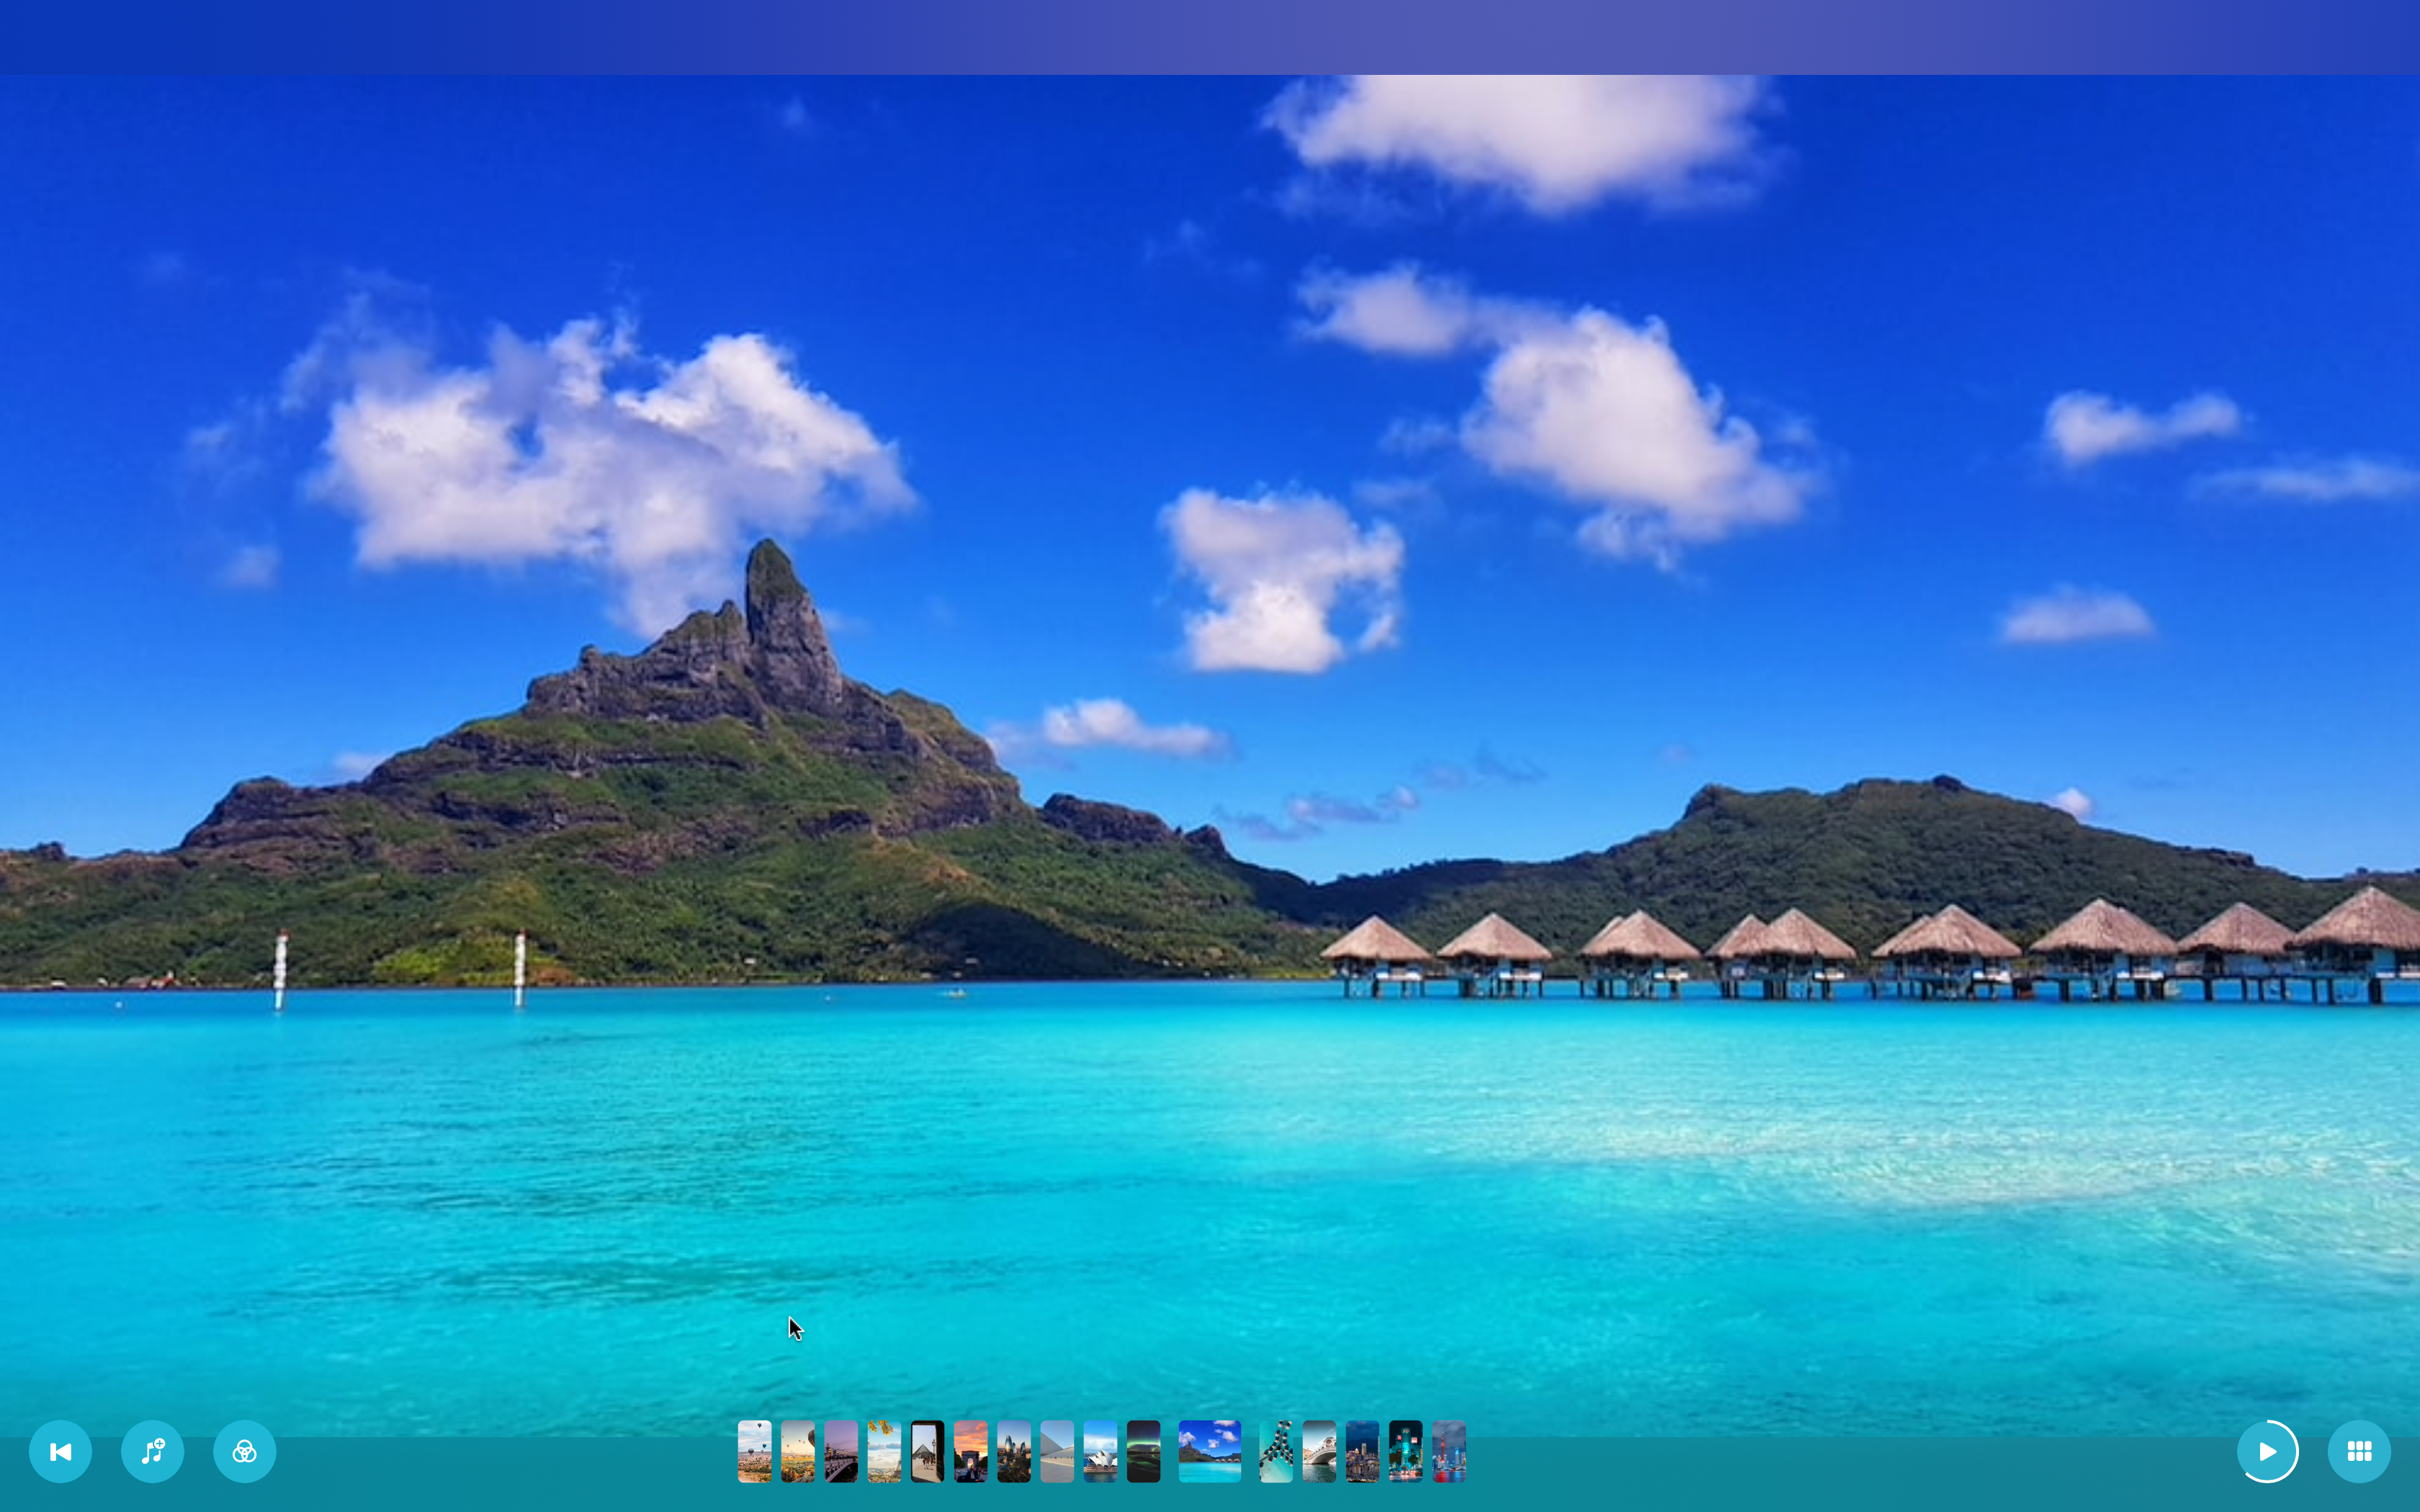 The height and width of the screenshot is (1512, 2420). I want to click on Progress to the second visual slide in the slideshow, so click(797, 1449).